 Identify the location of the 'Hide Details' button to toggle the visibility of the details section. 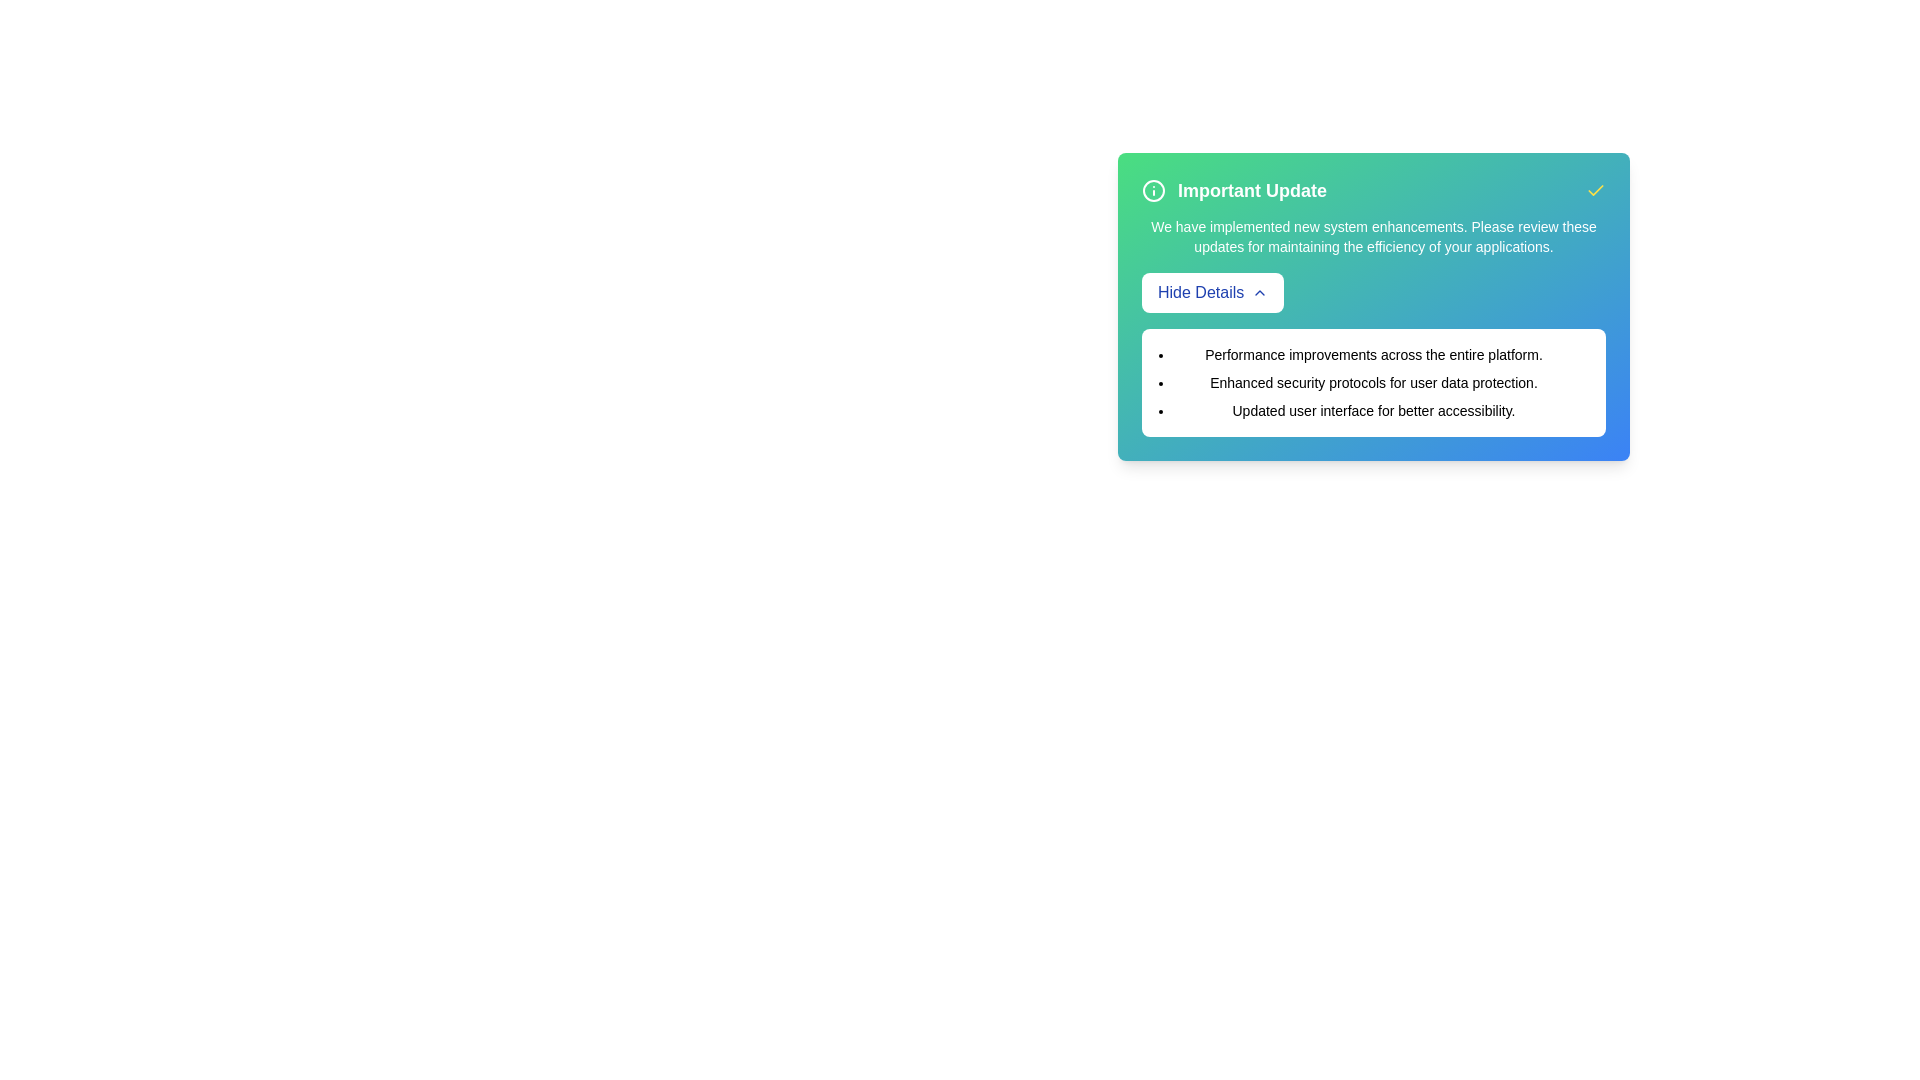
(1212, 293).